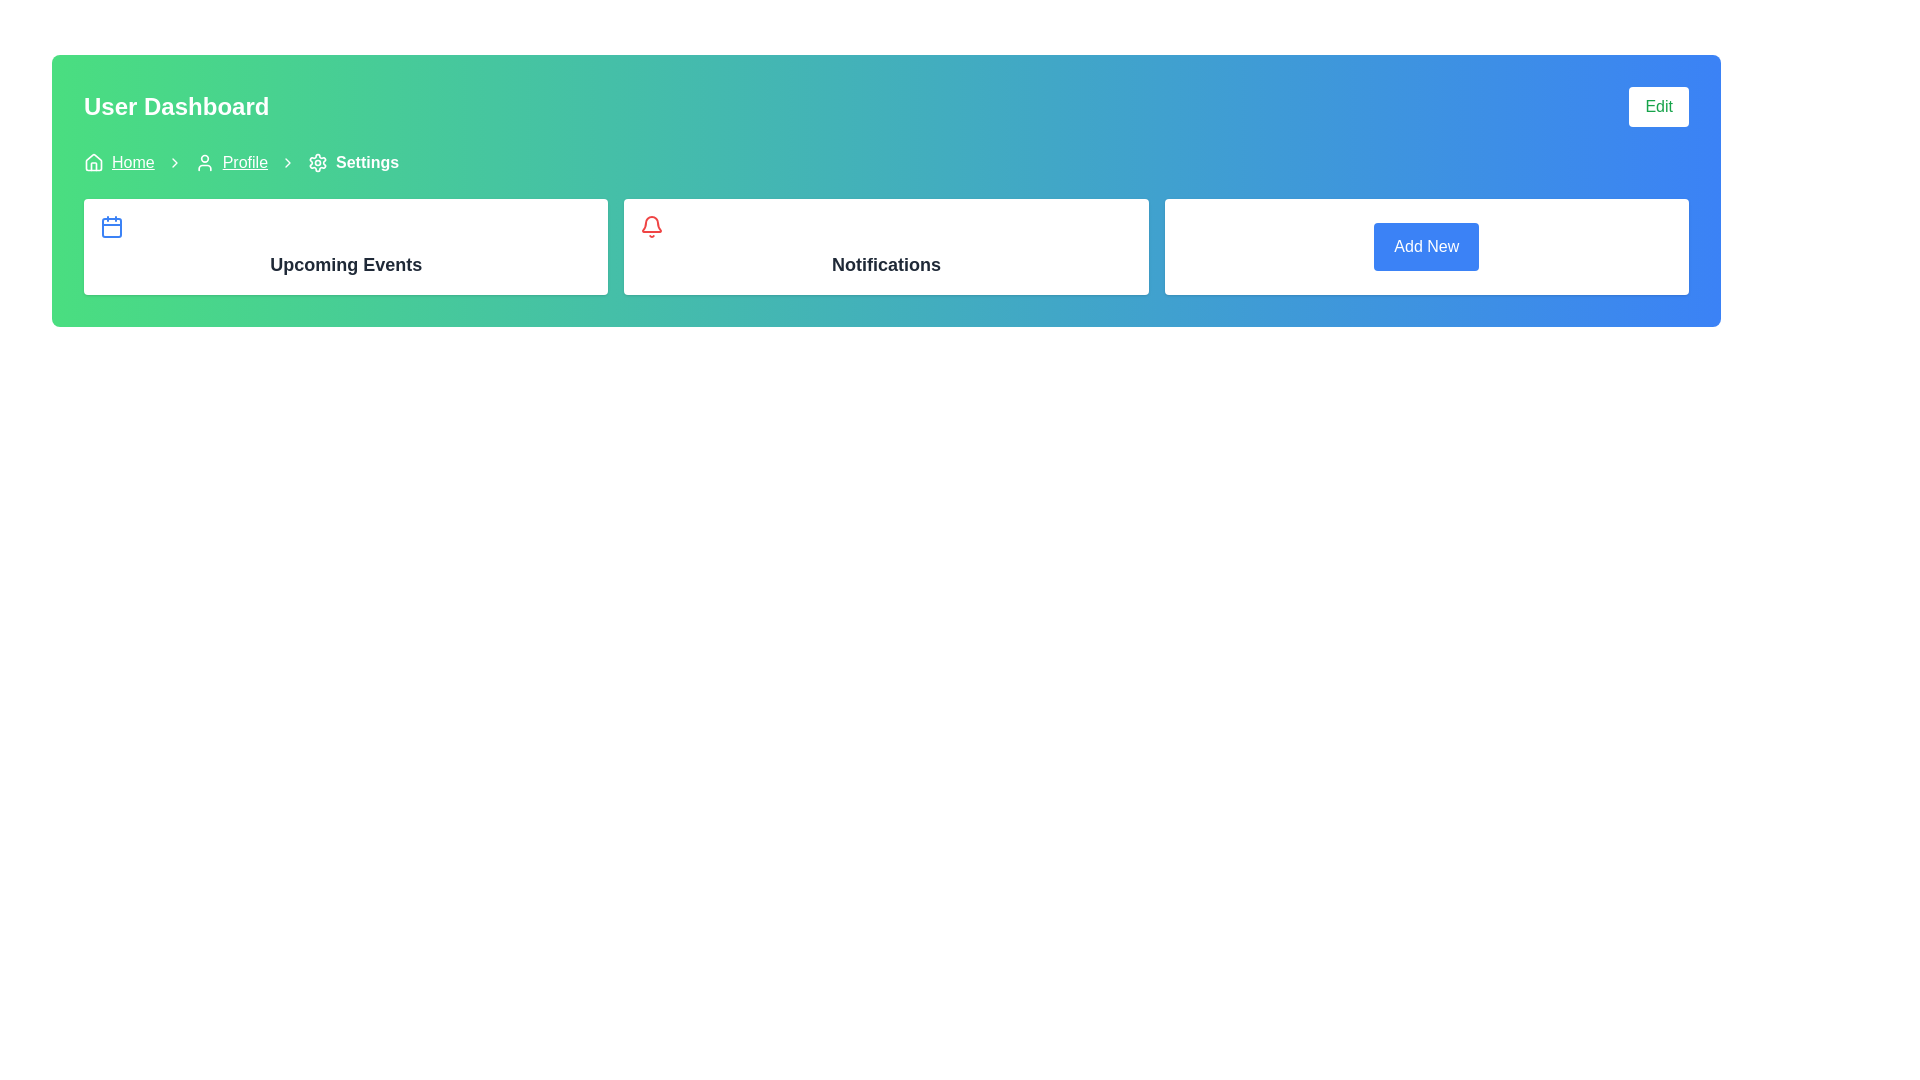 The height and width of the screenshot is (1080, 1920). I want to click on the hyperlink in the breadcrumb navigation section, so click(132, 161).